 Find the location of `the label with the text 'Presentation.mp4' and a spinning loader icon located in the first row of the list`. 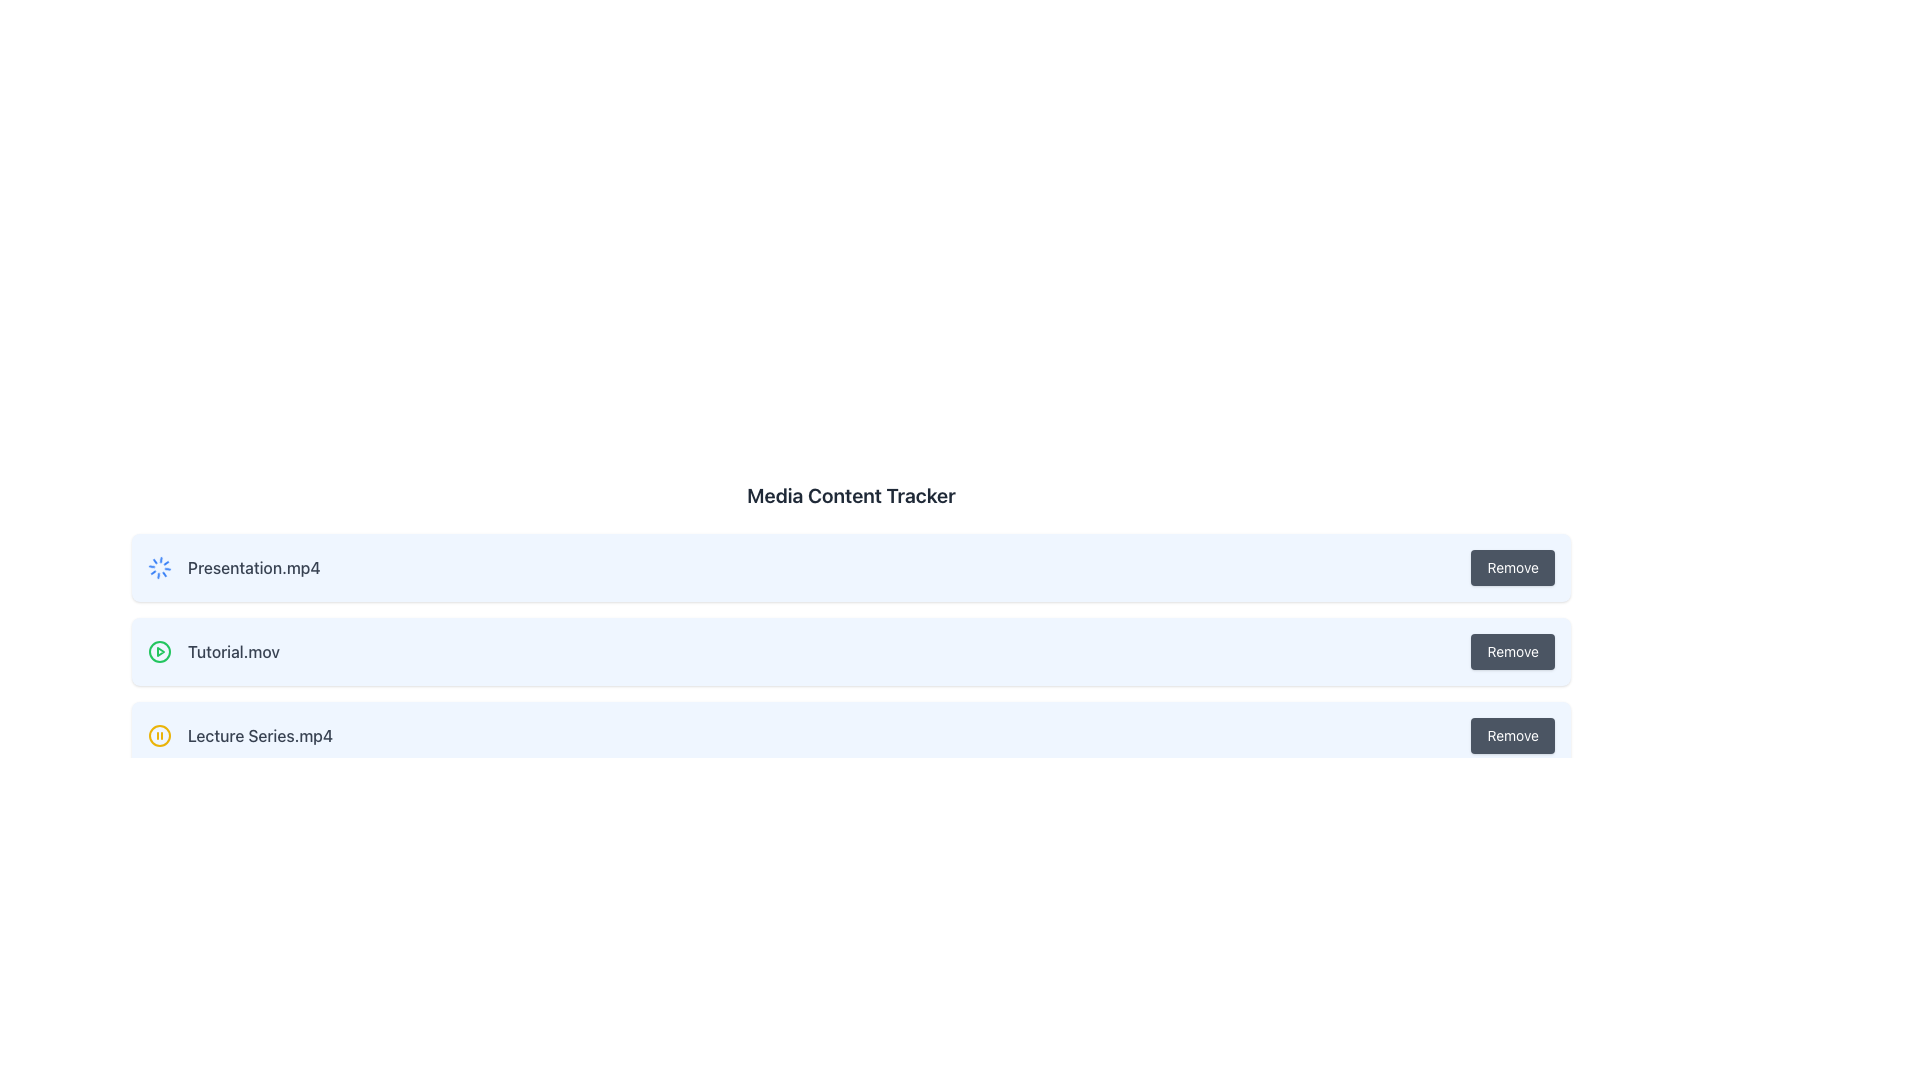

the label with the text 'Presentation.mp4' and a spinning loader icon located in the first row of the list is located at coordinates (234, 567).